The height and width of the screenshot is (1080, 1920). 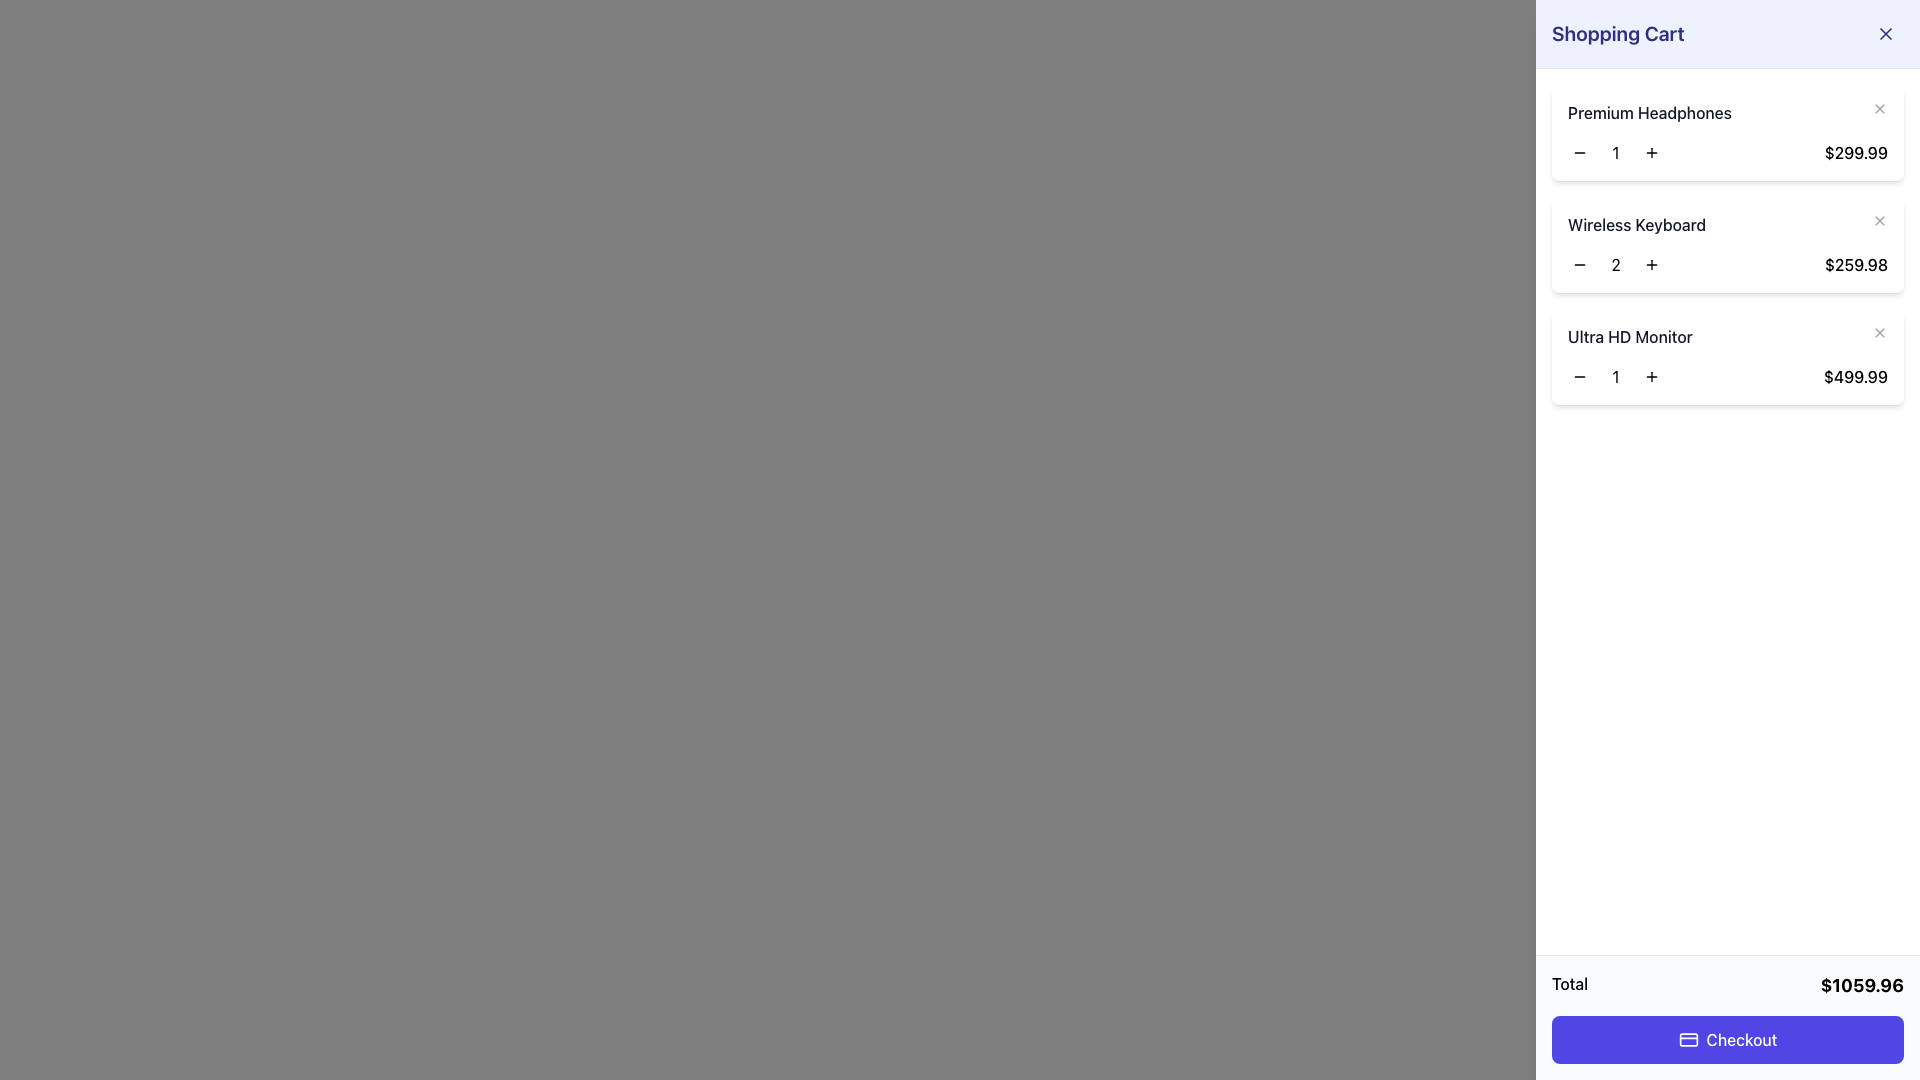 I want to click on the text display label that shows the quantity of an item in the shopping cart interface, positioned between the '-' and '+' buttons, so click(x=1616, y=152).